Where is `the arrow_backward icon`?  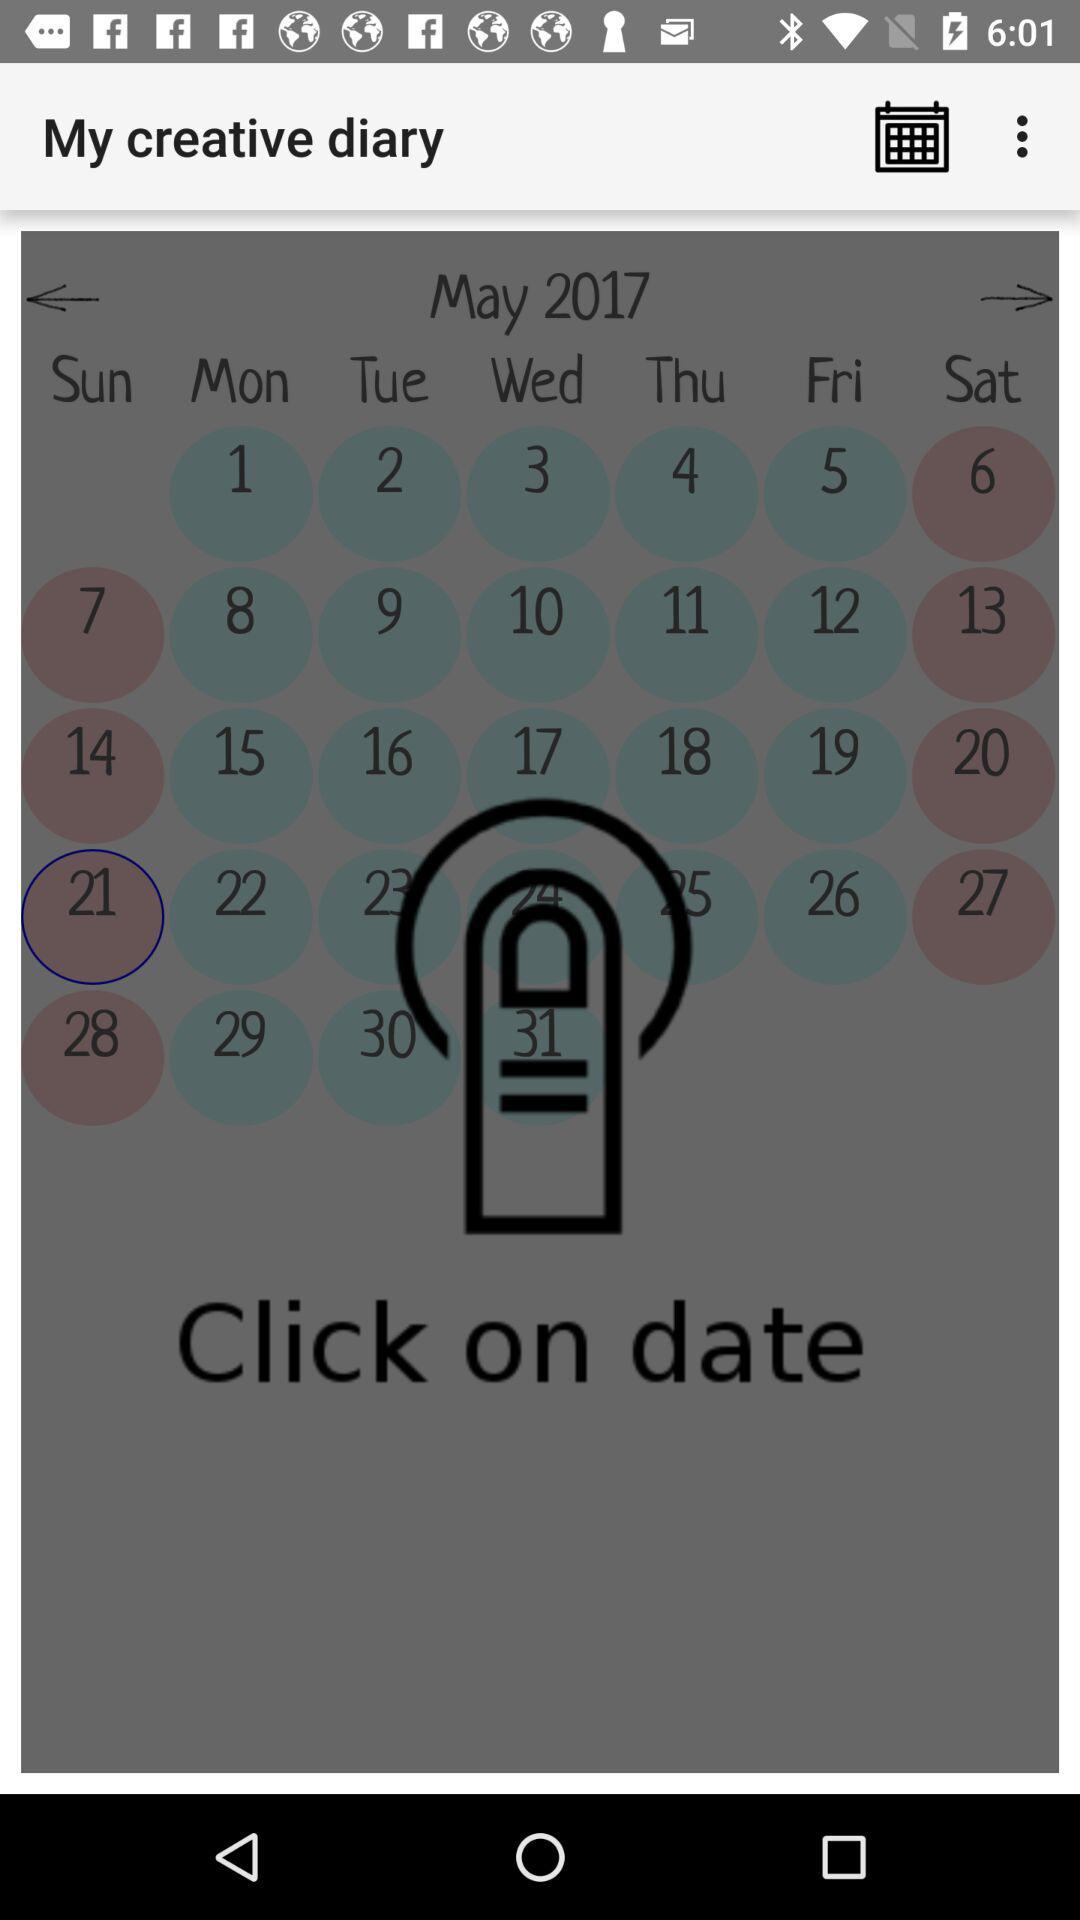 the arrow_backward icon is located at coordinates (61, 298).